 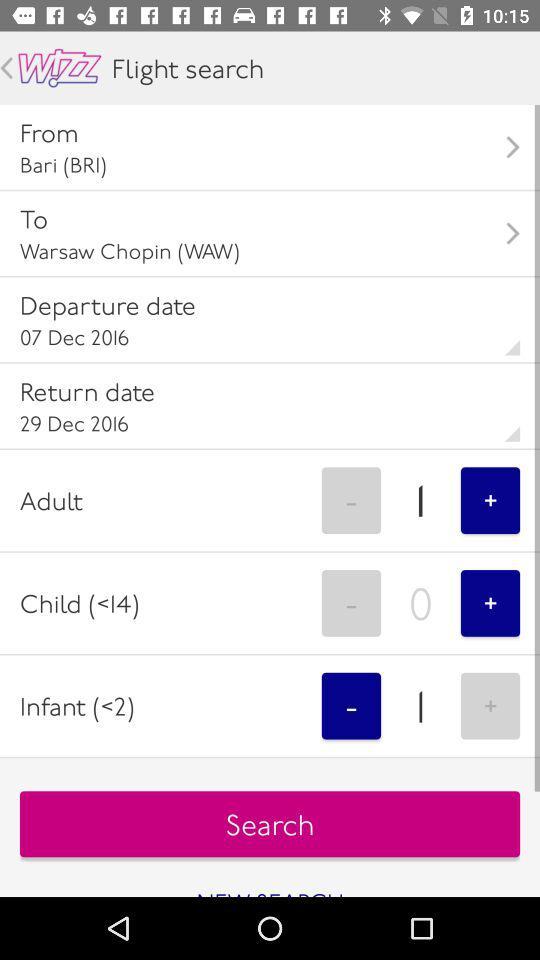 I want to click on +, so click(x=489, y=706).